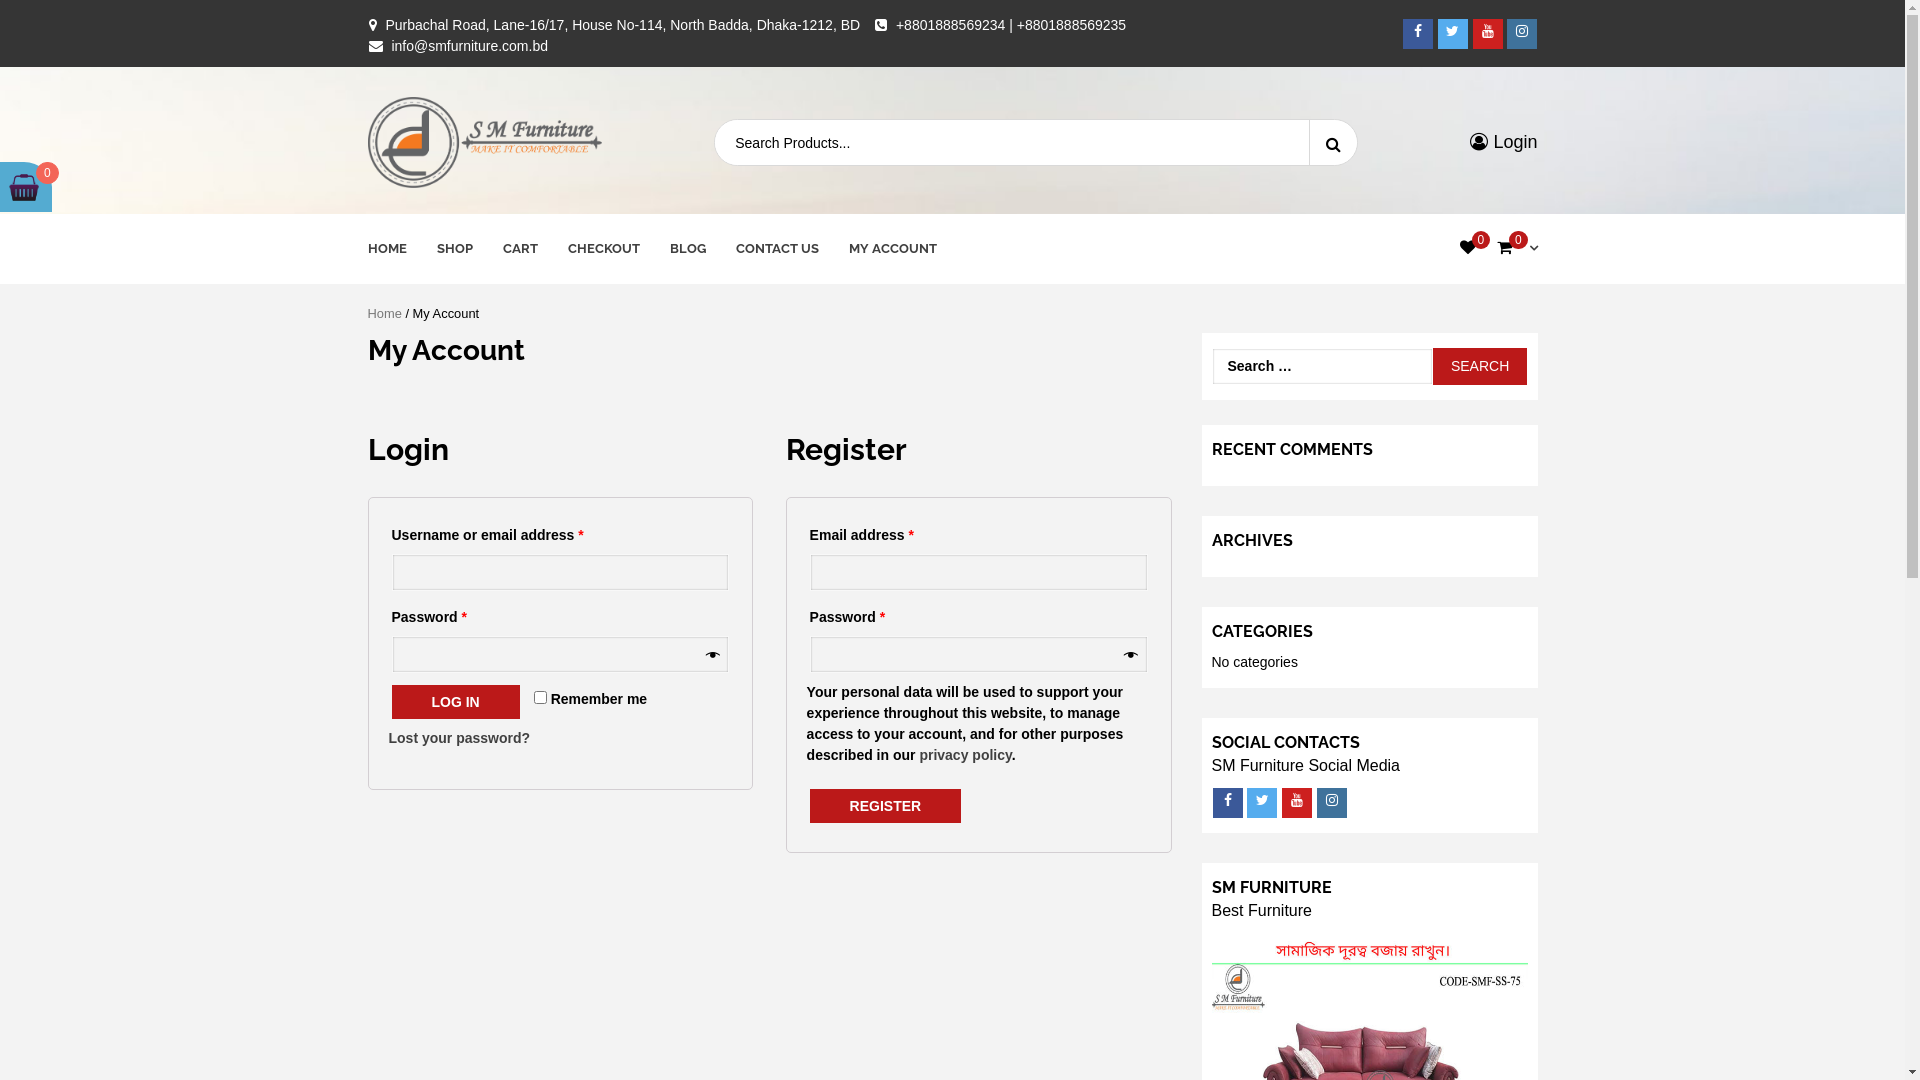  Describe the element at coordinates (885, 805) in the screenshot. I see `'REGISTER'` at that location.